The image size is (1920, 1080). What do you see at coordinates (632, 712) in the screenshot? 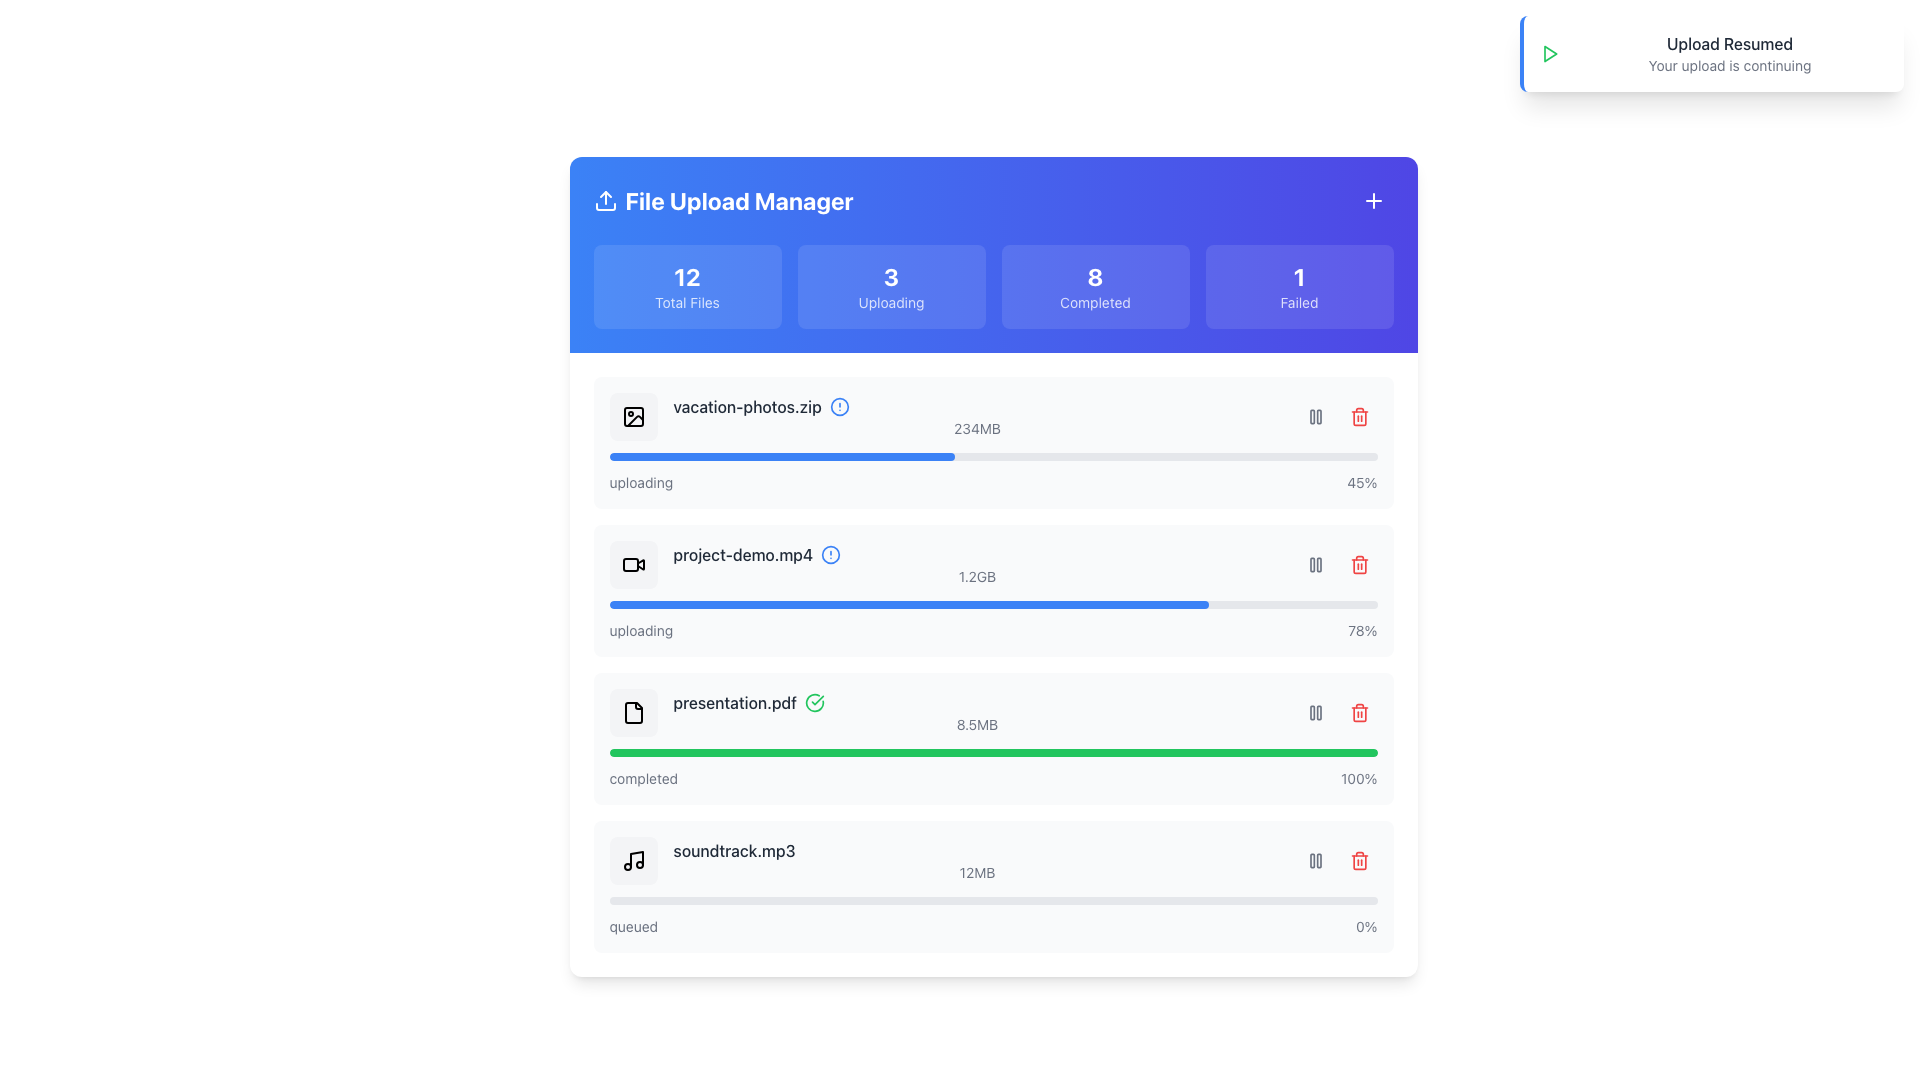
I see `the file icon representing 'presentation.pdf', which is located within a gray, rounded rectangle to the left of the file name in the 'File Upload Manager'` at bounding box center [632, 712].